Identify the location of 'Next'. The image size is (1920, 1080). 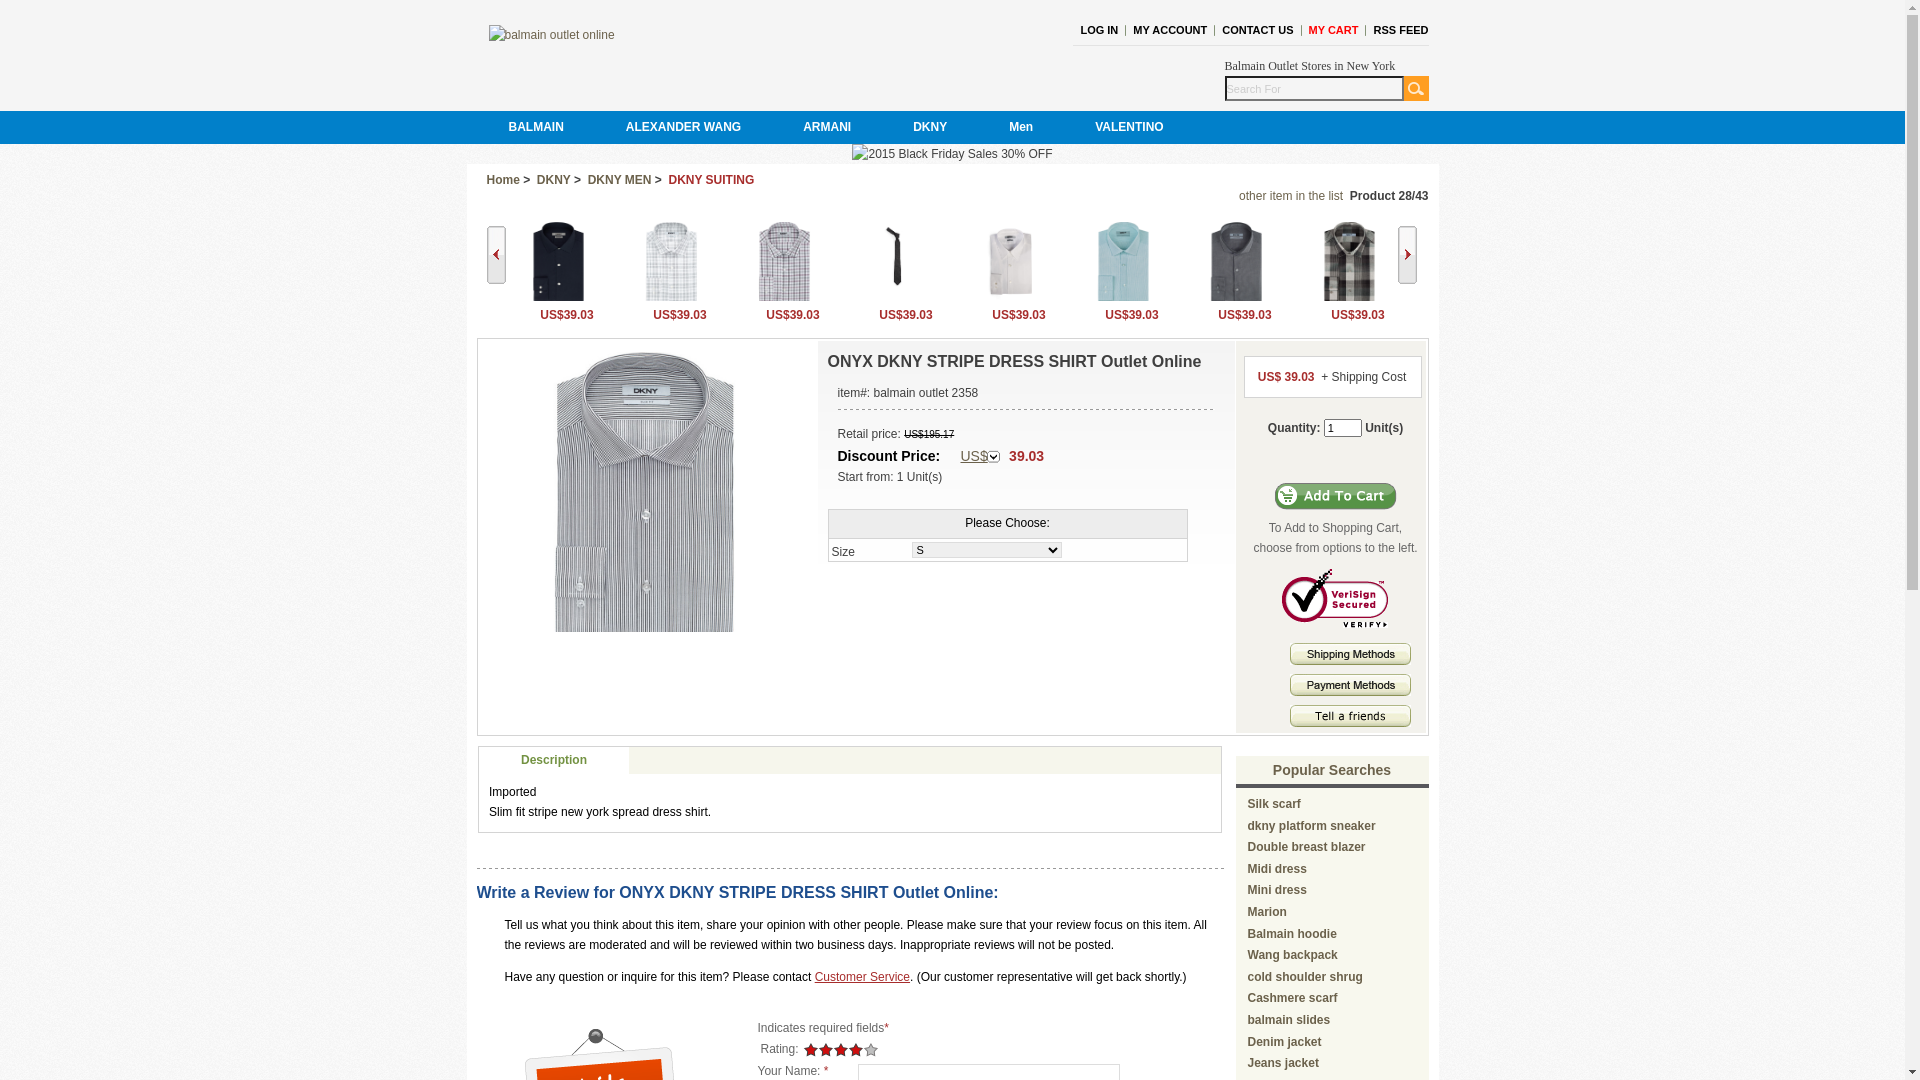
(1406, 253).